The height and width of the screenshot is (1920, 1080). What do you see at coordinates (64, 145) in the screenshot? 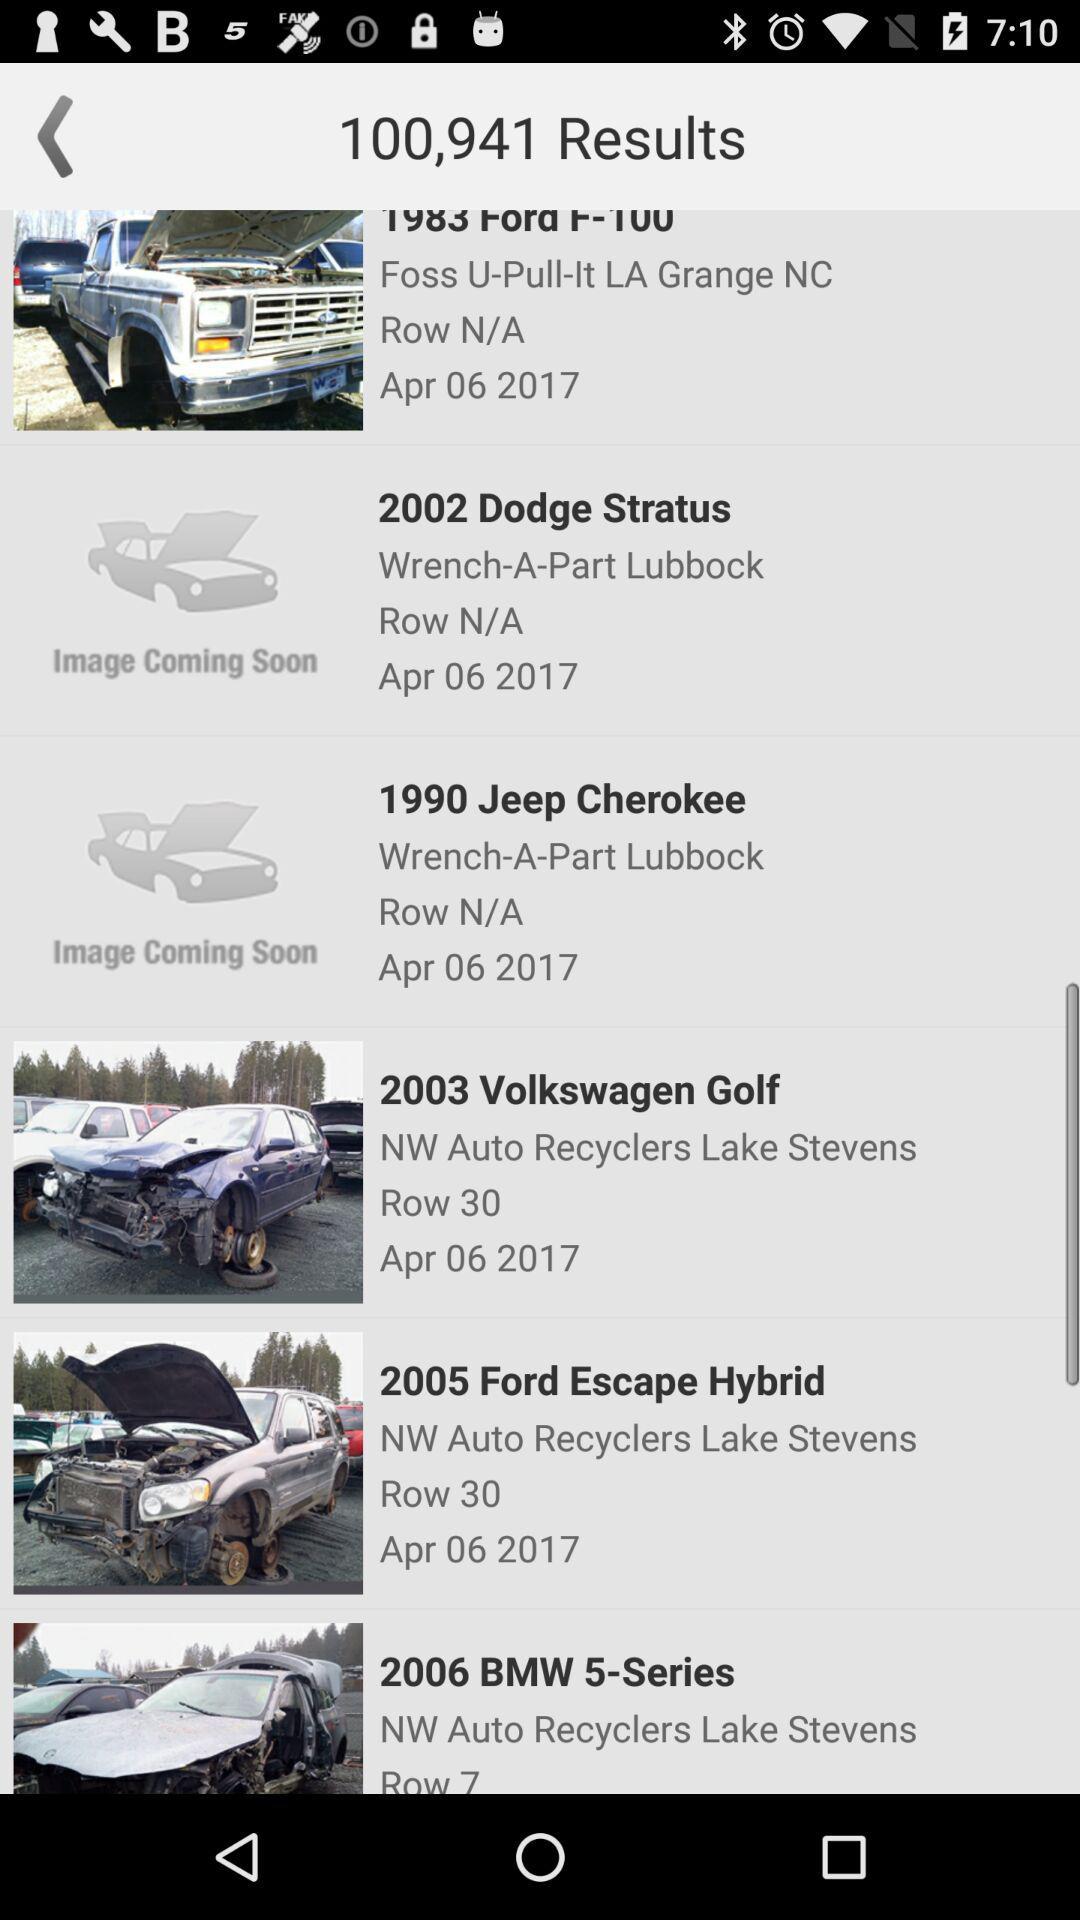
I see `the arrow_backward icon` at bounding box center [64, 145].